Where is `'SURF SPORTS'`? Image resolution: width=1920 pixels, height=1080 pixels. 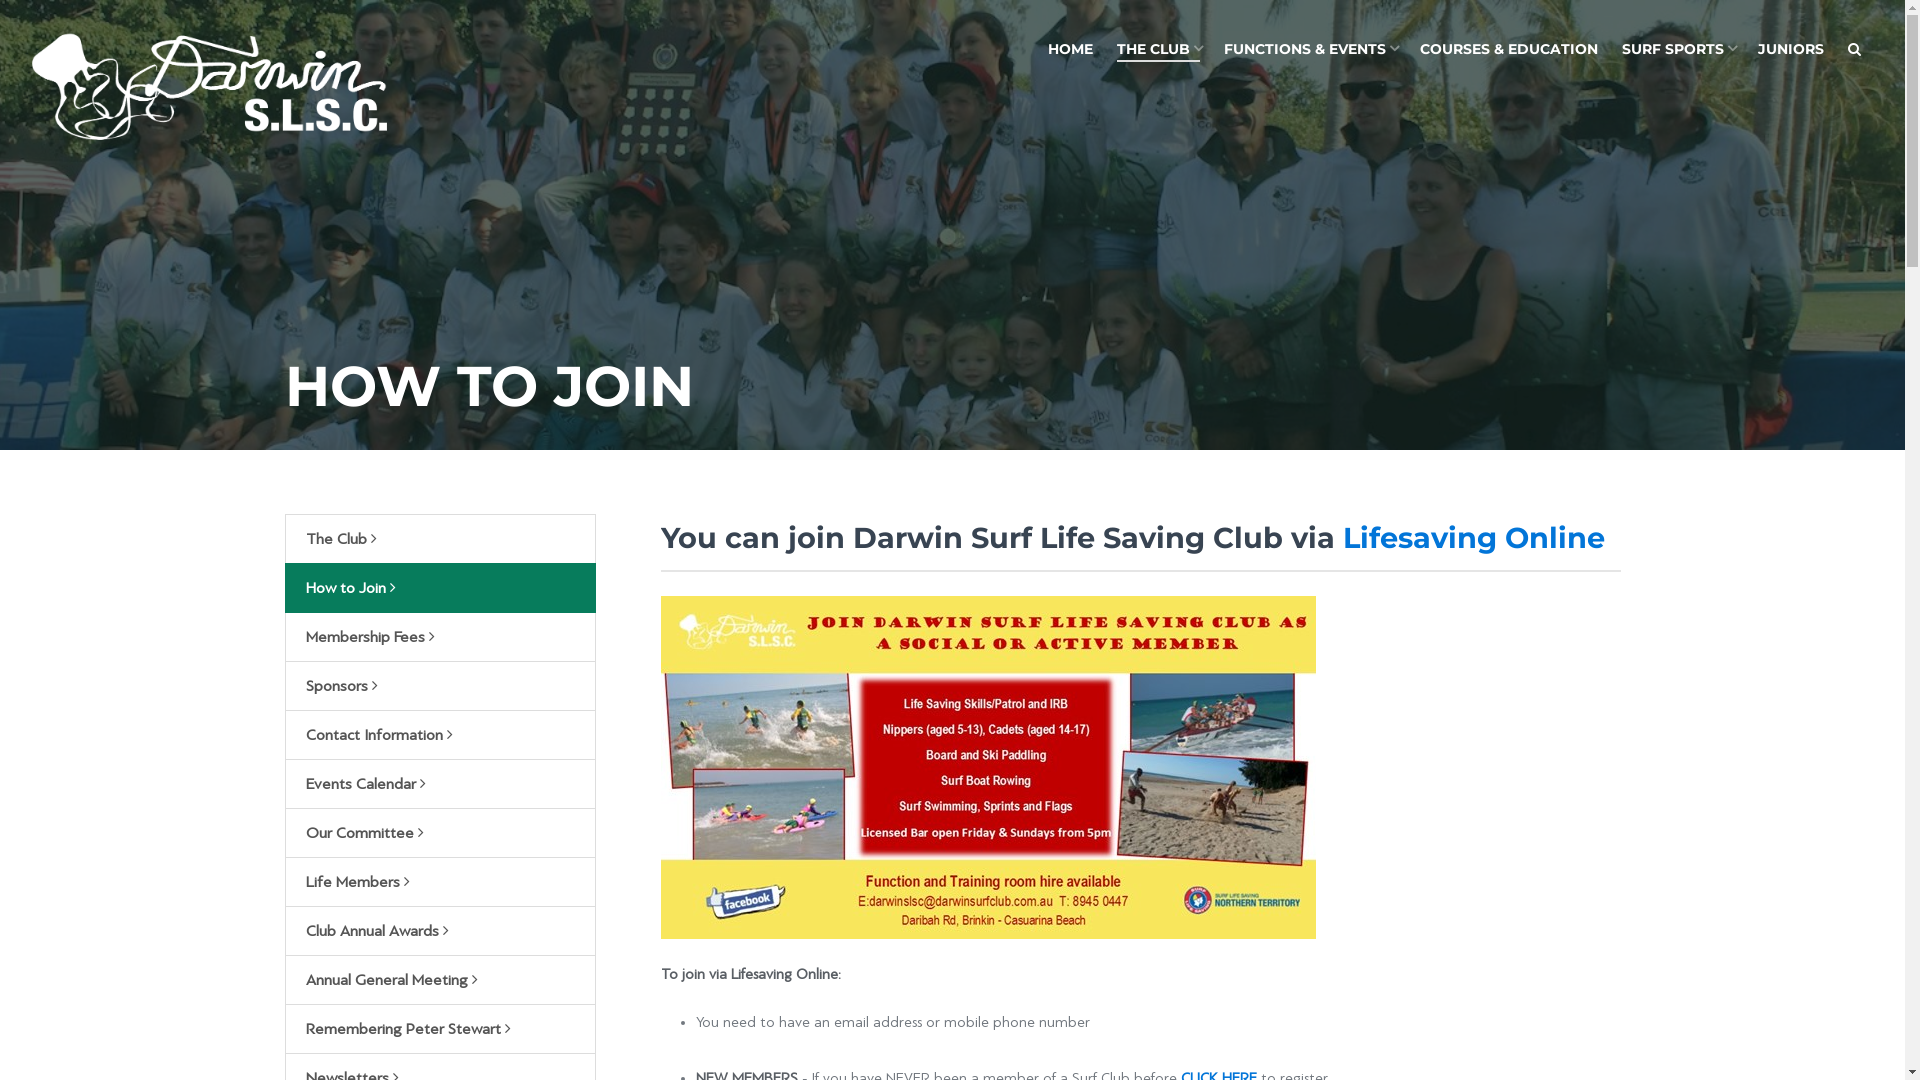 'SURF SPORTS' is located at coordinates (1678, 48).